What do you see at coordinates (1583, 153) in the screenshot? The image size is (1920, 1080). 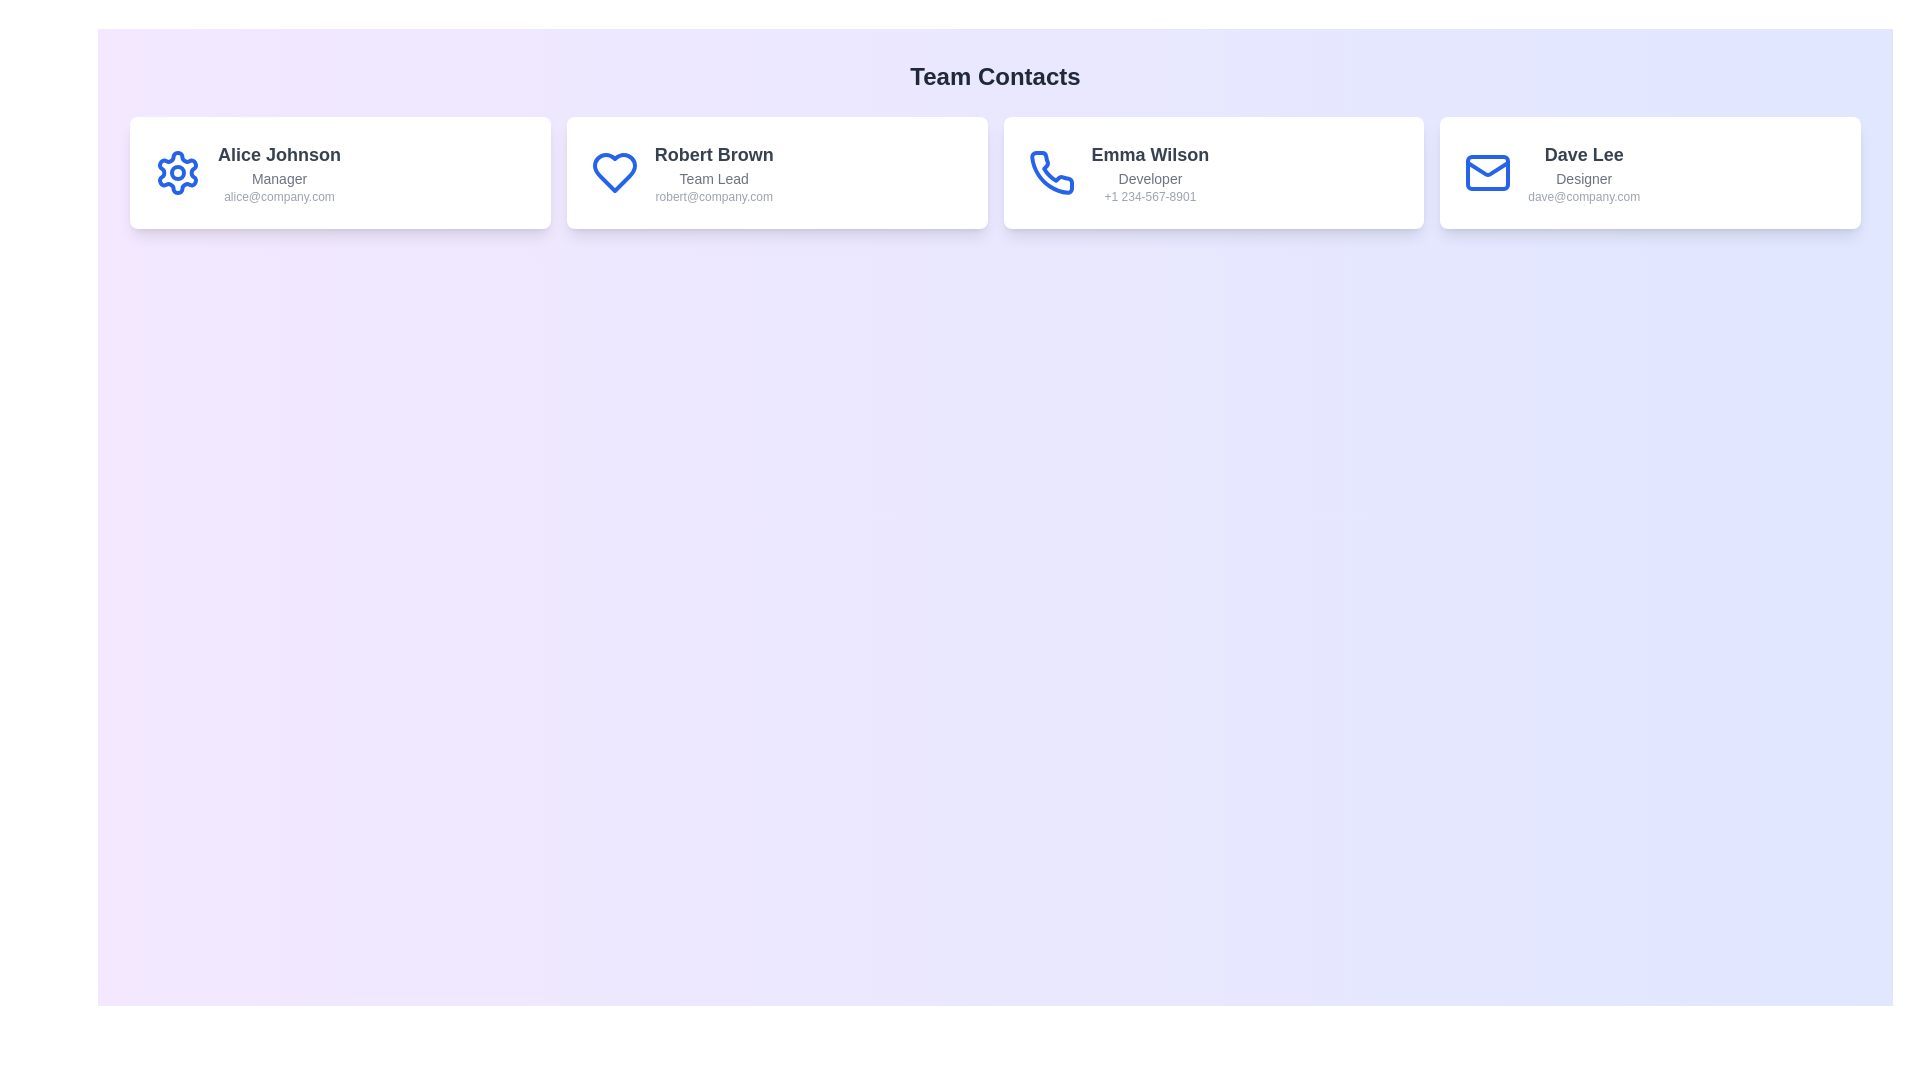 I see `the 'Dave Lee' text label, which is styled with a large, bold font in gray color, located at the top of the rightmost profile card, adjacent to an envelope icon and above the title 'Designer'` at bounding box center [1583, 153].